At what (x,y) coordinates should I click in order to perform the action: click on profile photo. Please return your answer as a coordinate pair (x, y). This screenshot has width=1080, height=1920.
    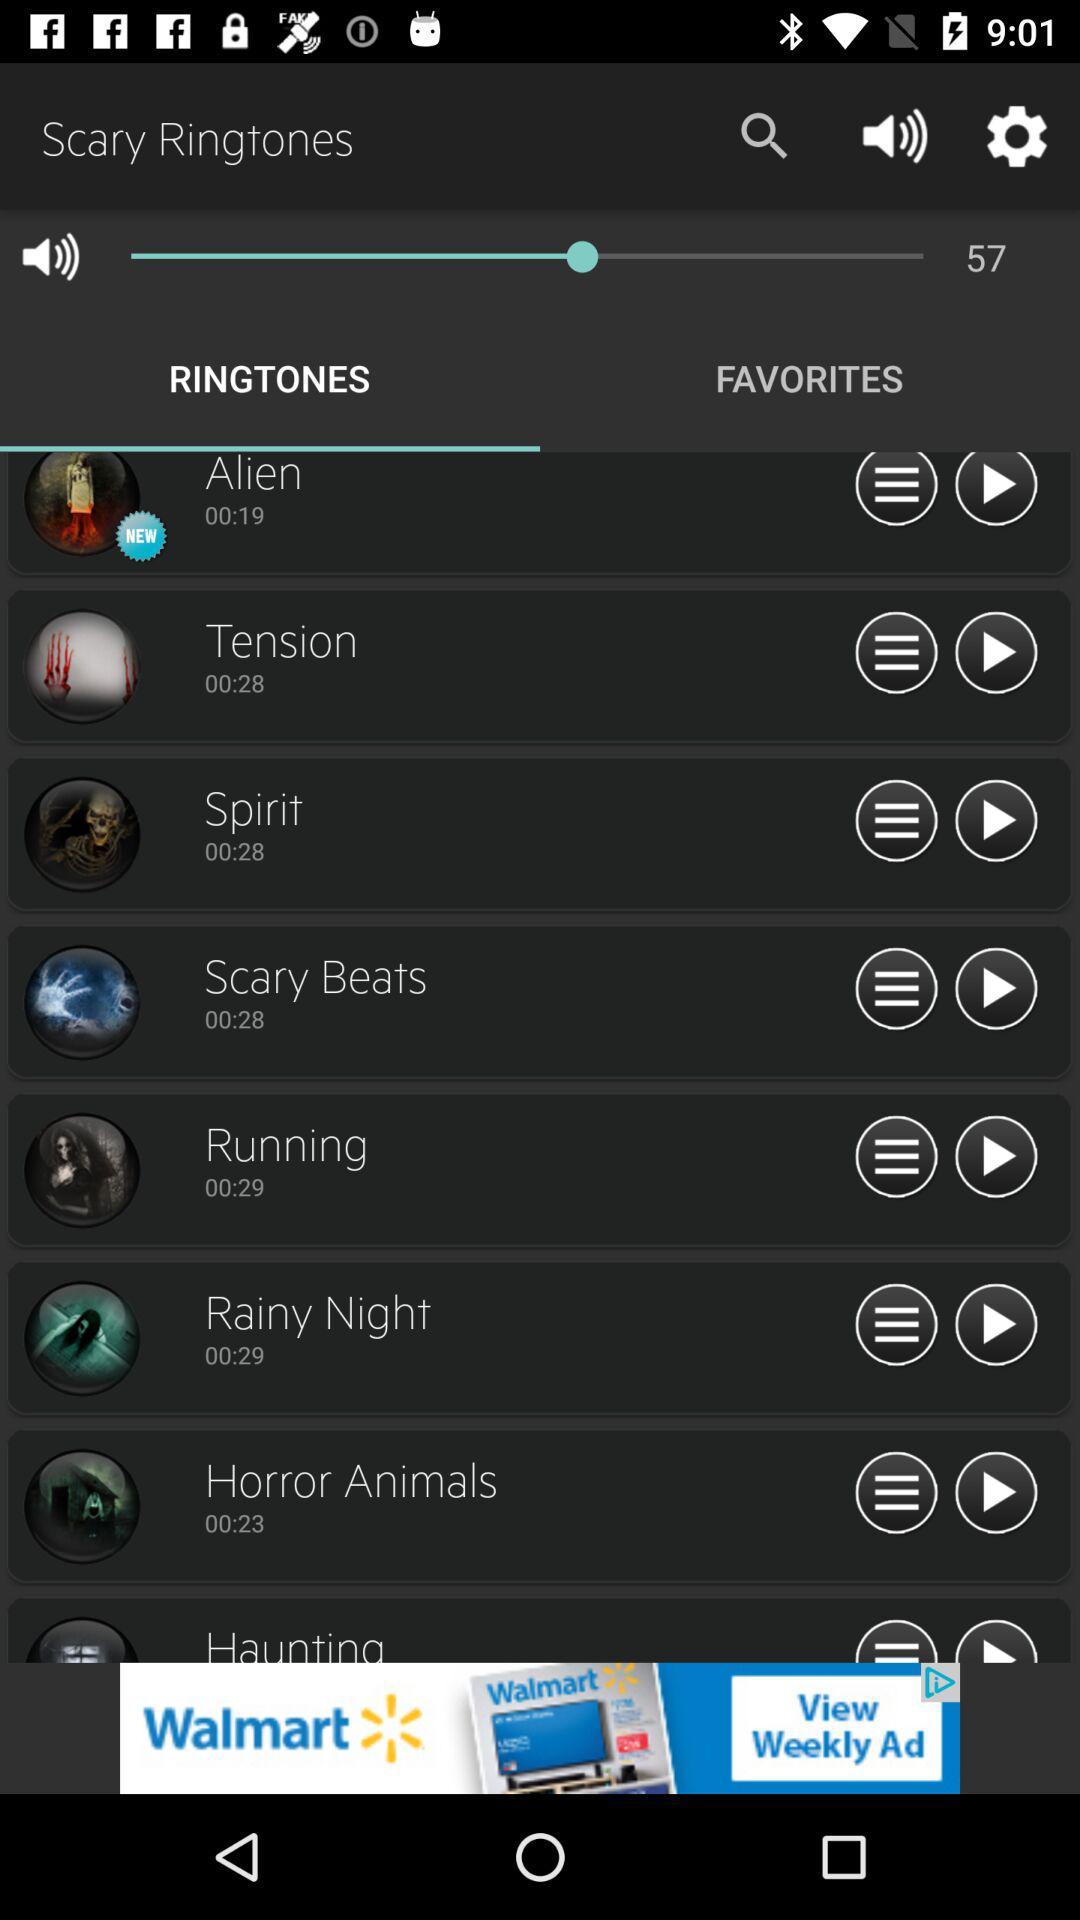
    Looking at the image, I should click on (80, 1339).